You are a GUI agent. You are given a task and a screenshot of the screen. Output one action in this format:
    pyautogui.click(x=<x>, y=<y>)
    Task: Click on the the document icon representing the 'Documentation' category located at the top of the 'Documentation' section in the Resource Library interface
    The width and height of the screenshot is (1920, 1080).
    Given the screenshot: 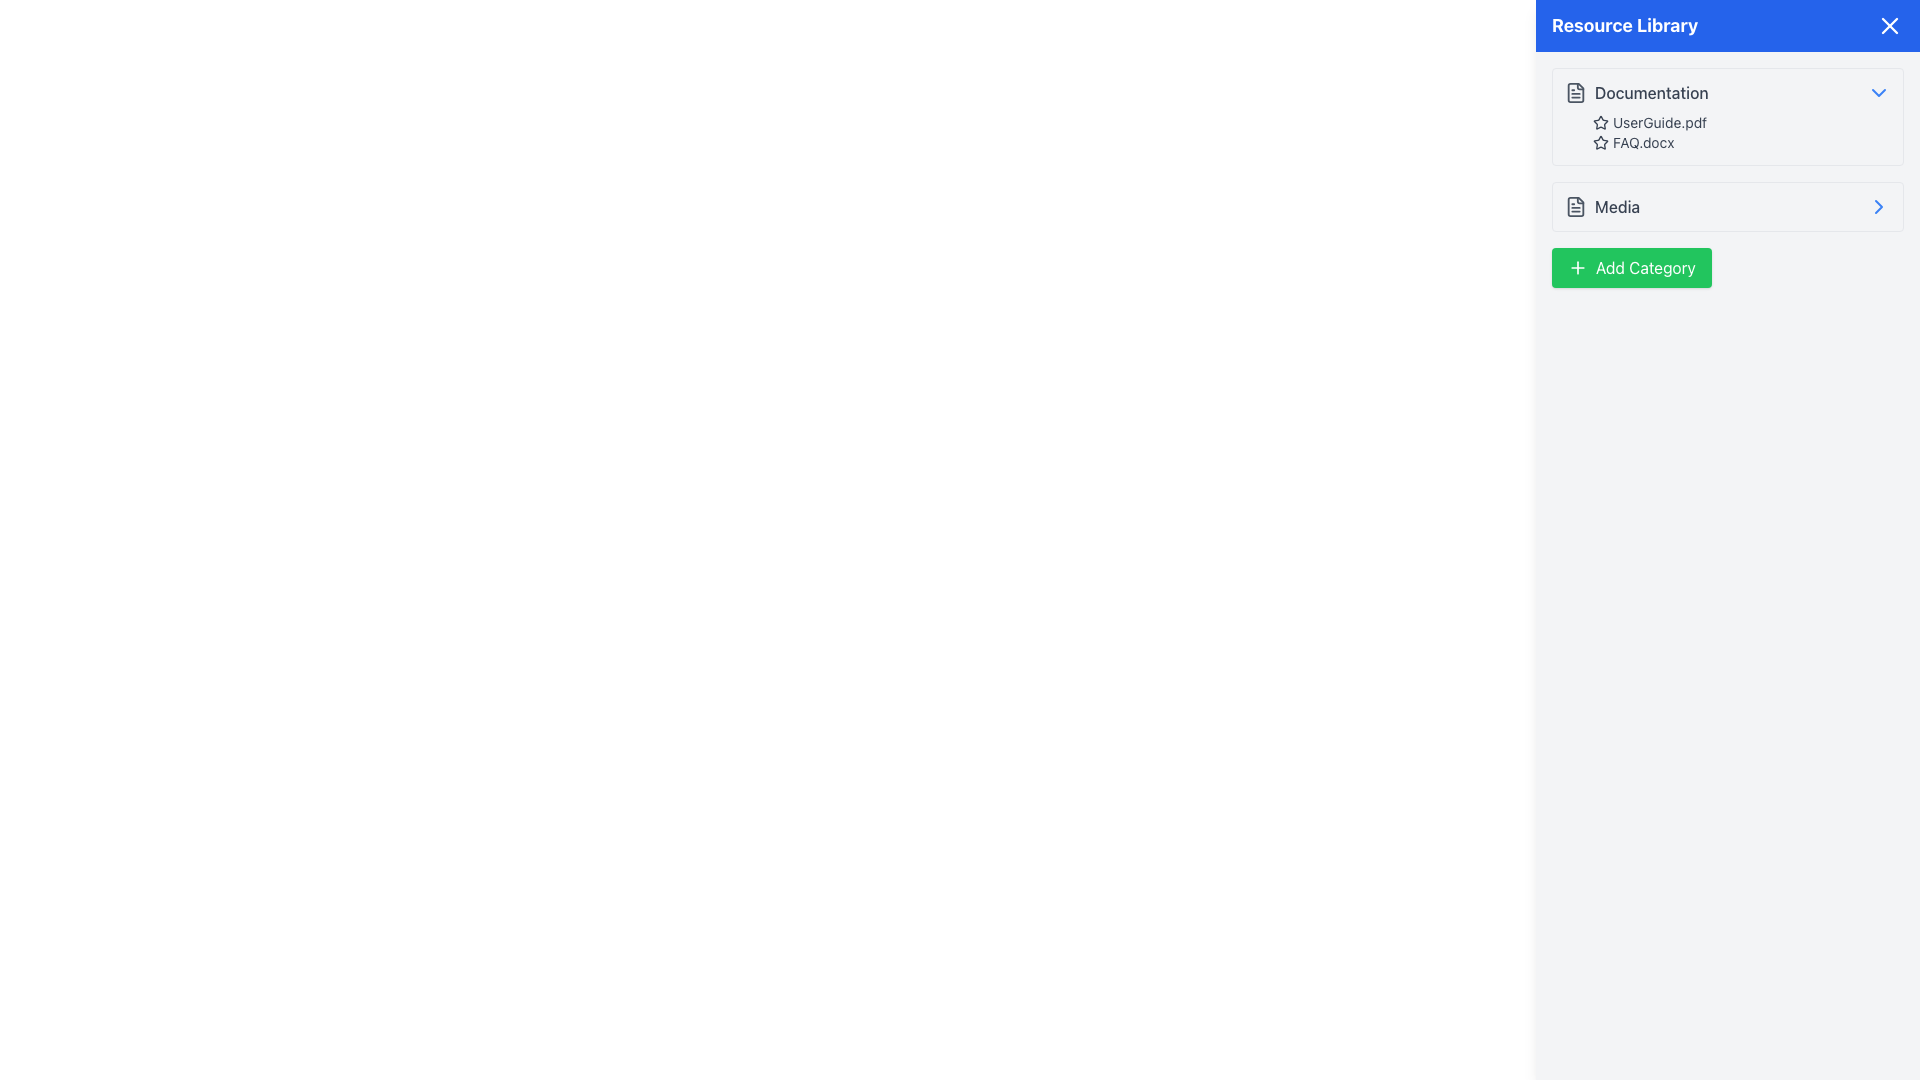 What is the action you would take?
    pyautogui.click(x=1574, y=92)
    